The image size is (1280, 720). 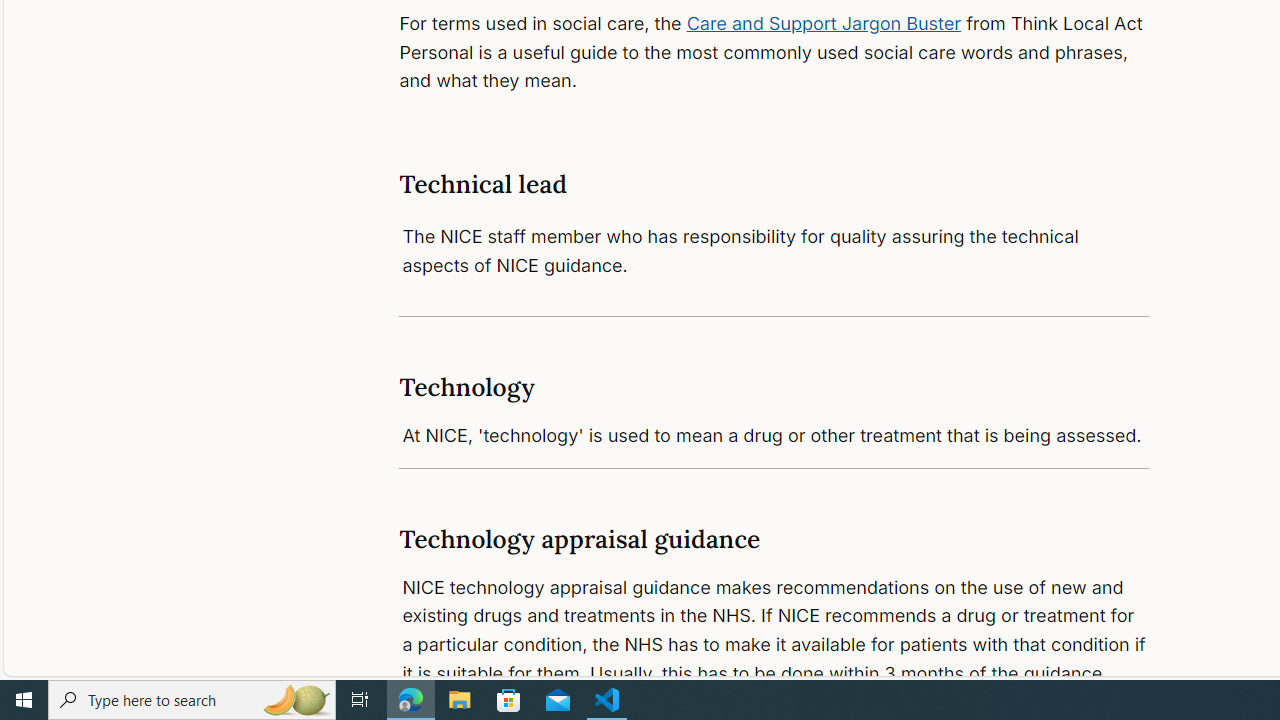 I want to click on 'Care and Support Jargon Buster', so click(x=824, y=23).